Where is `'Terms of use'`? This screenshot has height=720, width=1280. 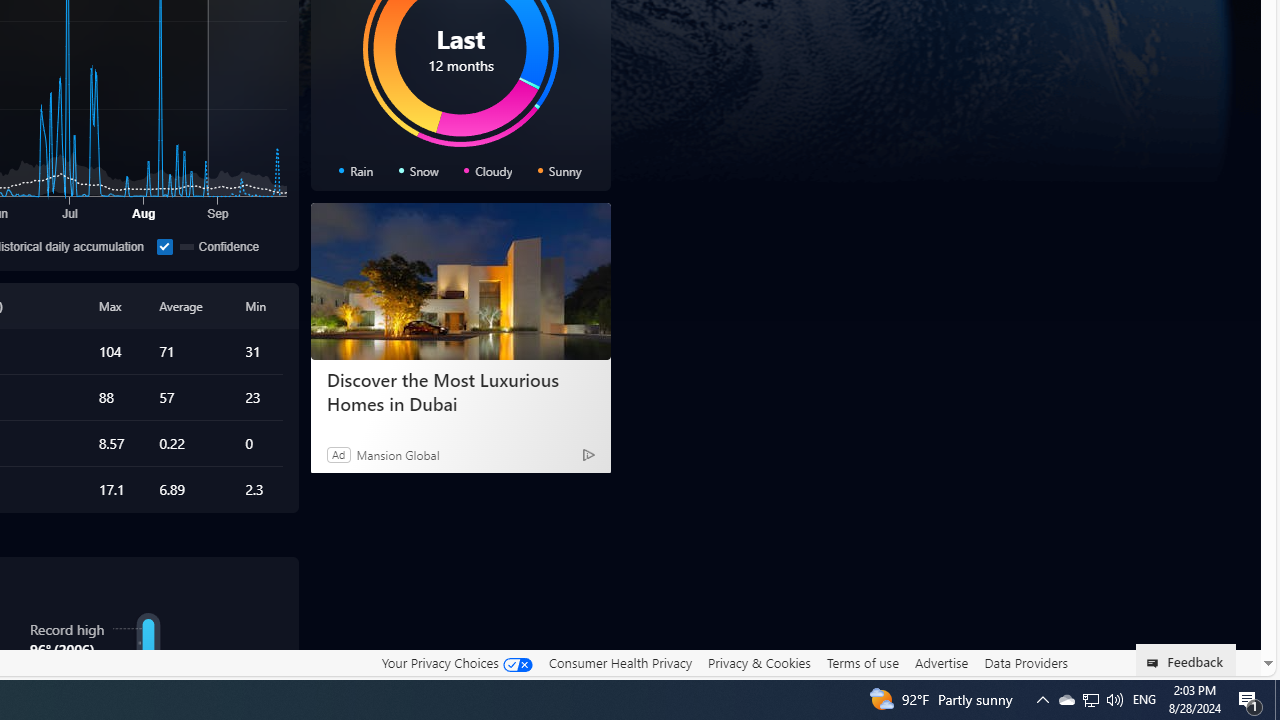 'Terms of use' is located at coordinates (862, 663).